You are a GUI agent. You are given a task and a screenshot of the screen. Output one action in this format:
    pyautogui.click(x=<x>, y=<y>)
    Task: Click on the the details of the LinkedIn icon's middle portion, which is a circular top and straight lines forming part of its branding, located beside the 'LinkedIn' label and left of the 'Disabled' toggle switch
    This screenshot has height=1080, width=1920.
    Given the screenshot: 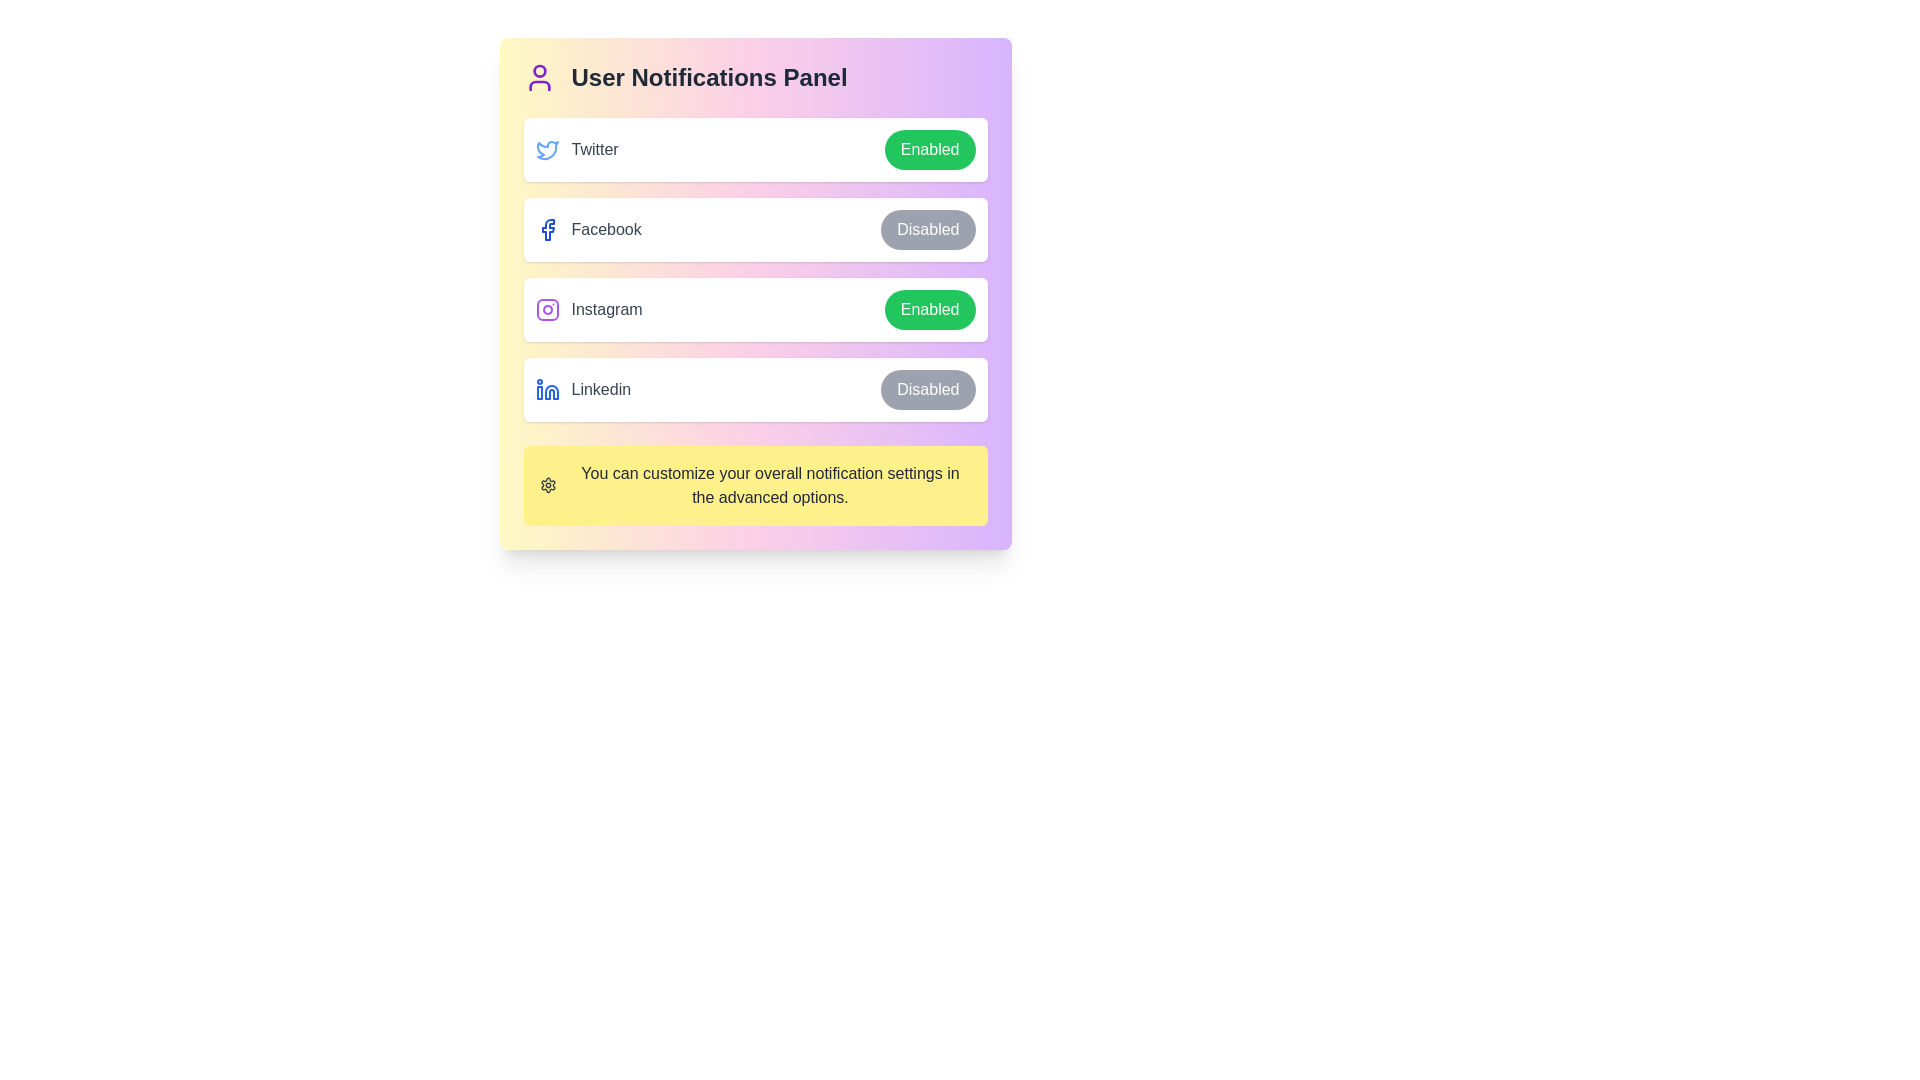 What is the action you would take?
    pyautogui.click(x=551, y=392)
    